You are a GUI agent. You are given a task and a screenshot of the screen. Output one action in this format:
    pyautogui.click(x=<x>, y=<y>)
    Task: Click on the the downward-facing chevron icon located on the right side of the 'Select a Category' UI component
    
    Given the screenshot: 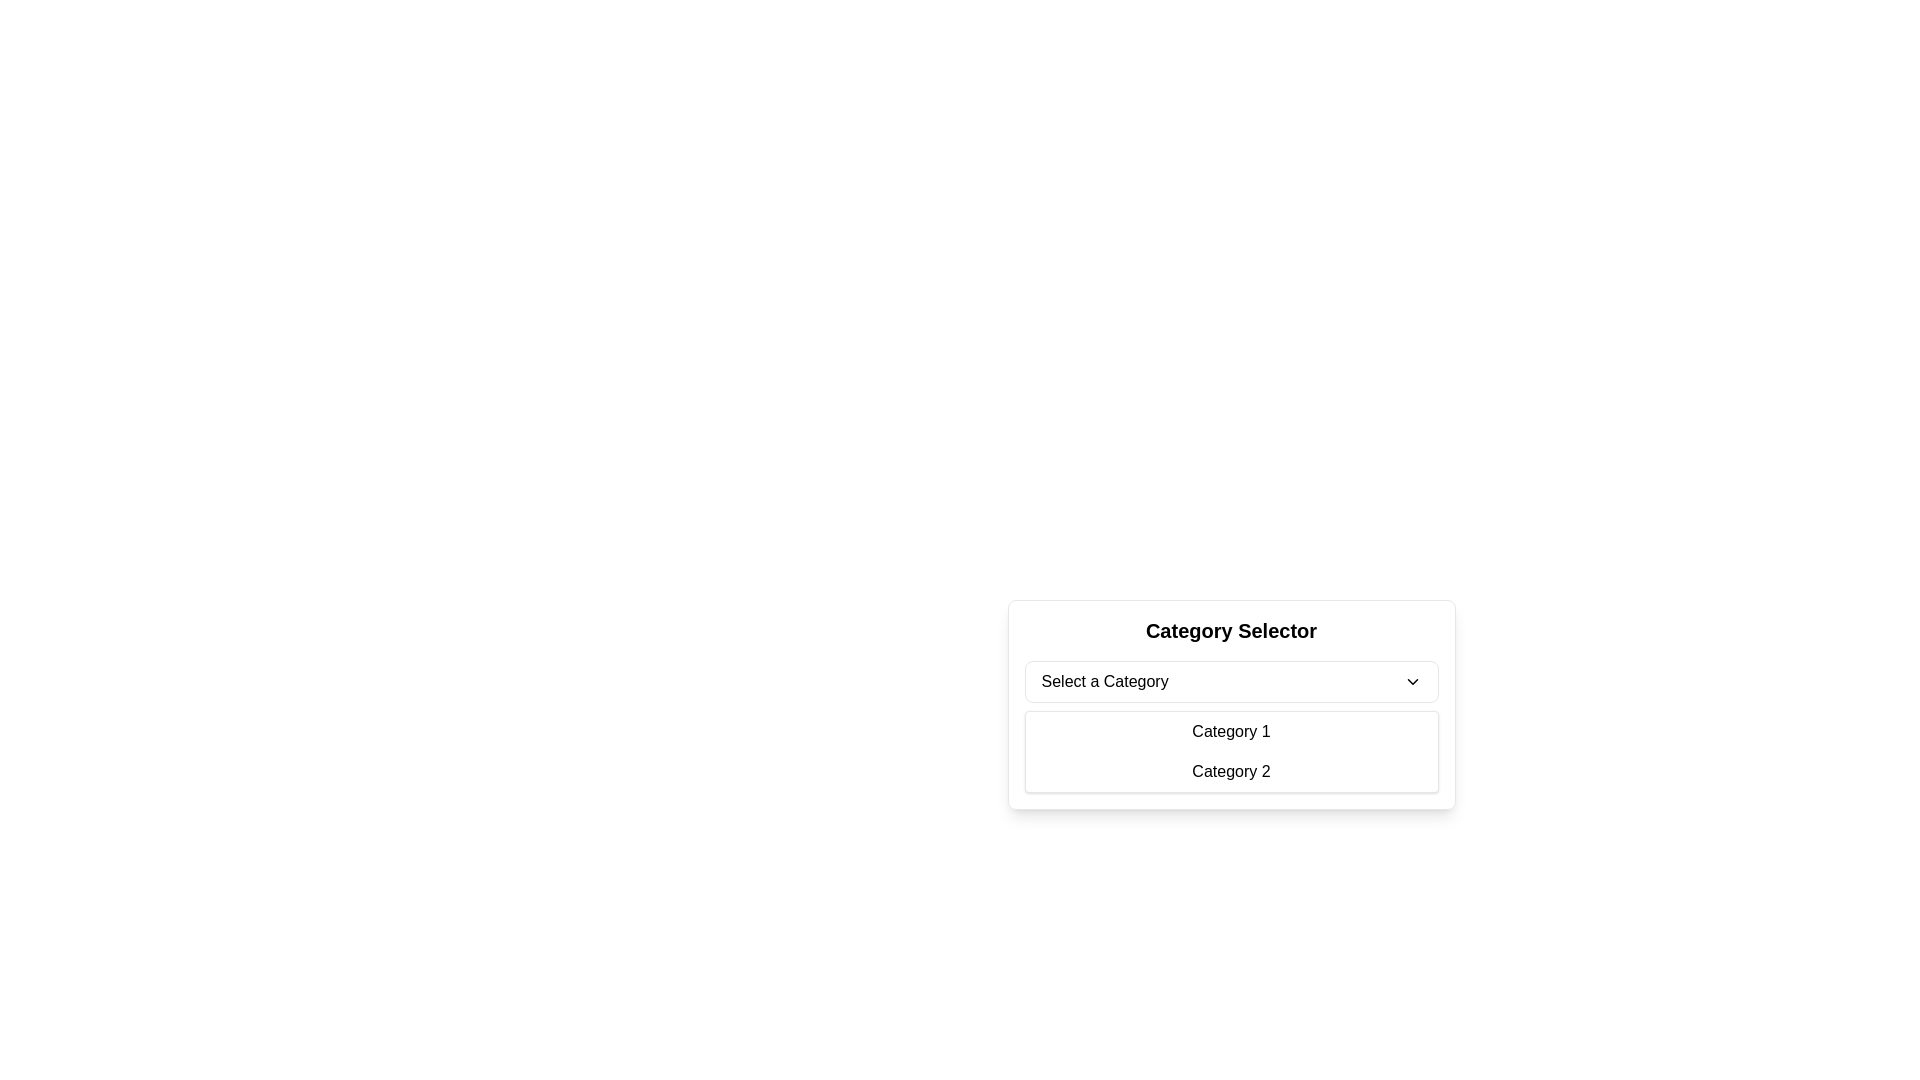 What is the action you would take?
    pyautogui.click(x=1411, y=681)
    